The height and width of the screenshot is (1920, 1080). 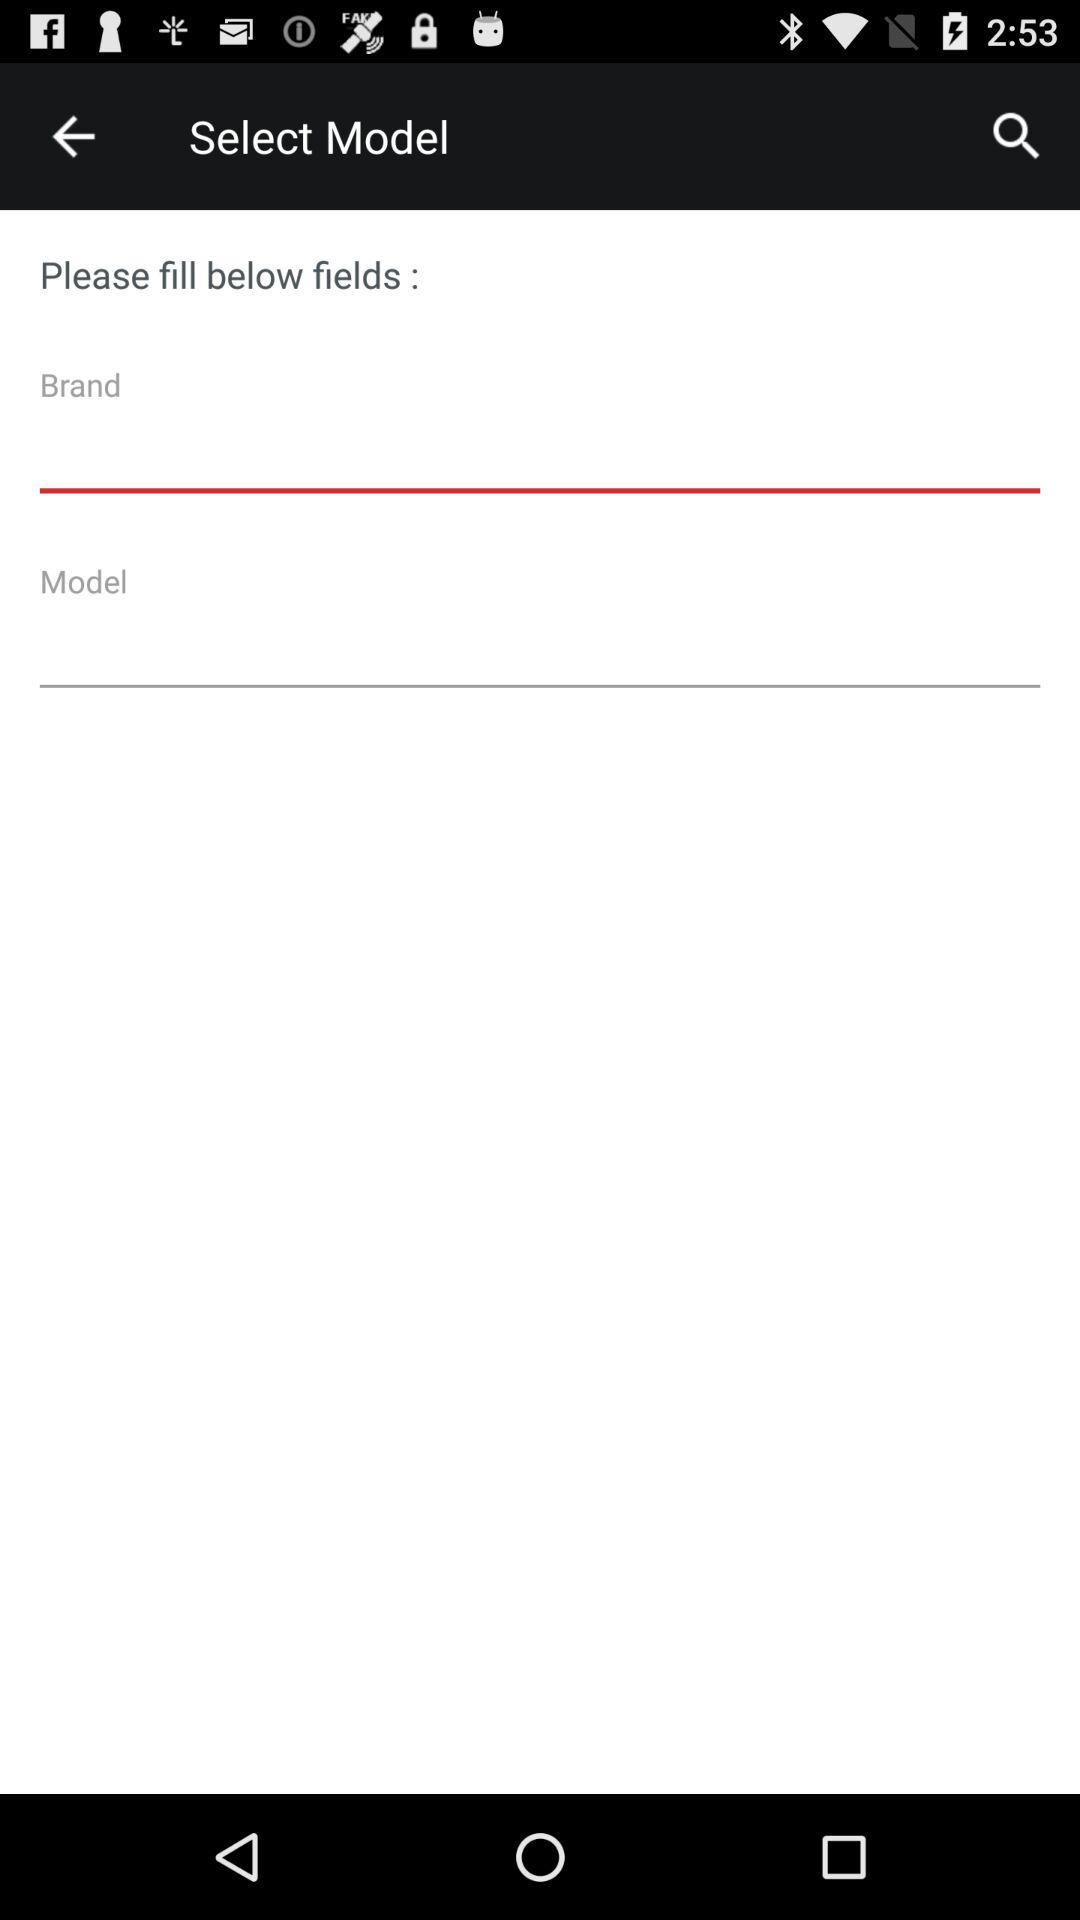 What do you see at coordinates (540, 632) in the screenshot?
I see `model space` at bounding box center [540, 632].